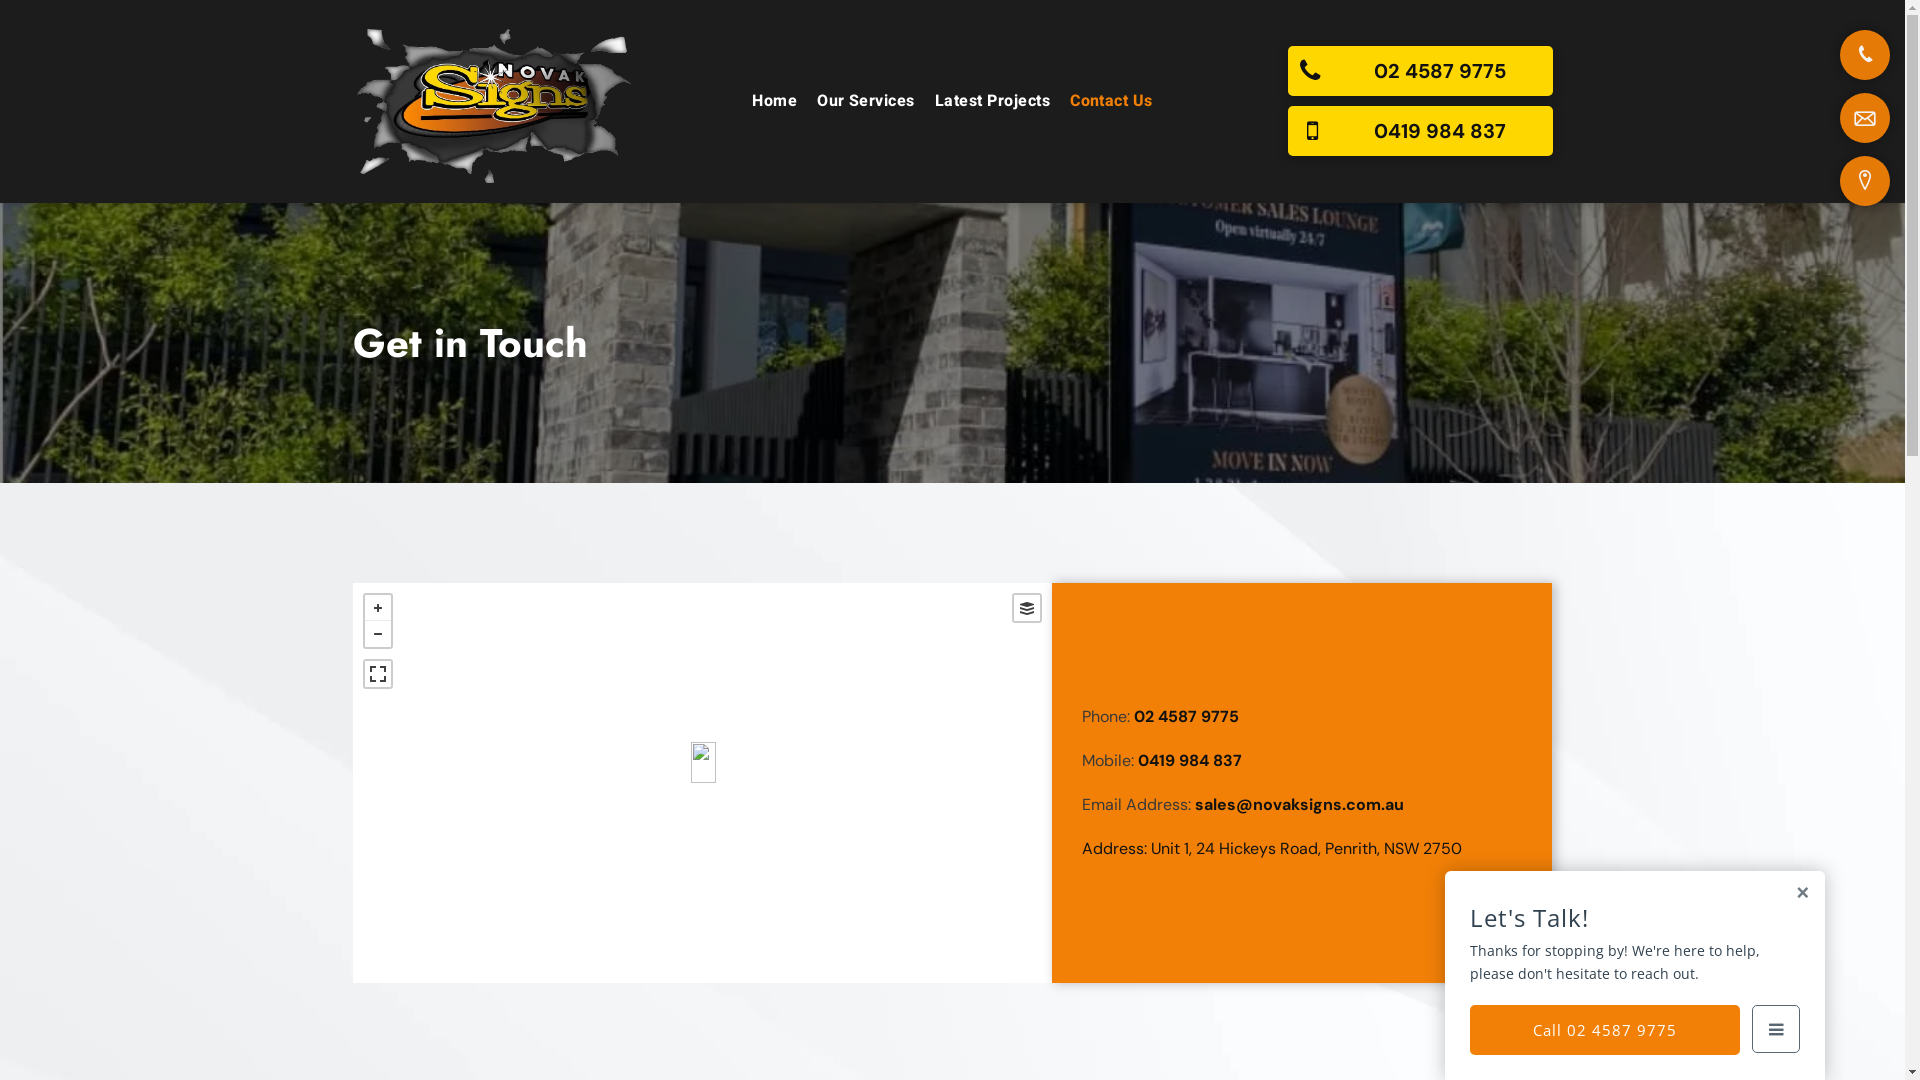  What do you see at coordinates (1110, 100) in the screenshot?
I see `'Contact Us'` at bounding box center [1110, 100].